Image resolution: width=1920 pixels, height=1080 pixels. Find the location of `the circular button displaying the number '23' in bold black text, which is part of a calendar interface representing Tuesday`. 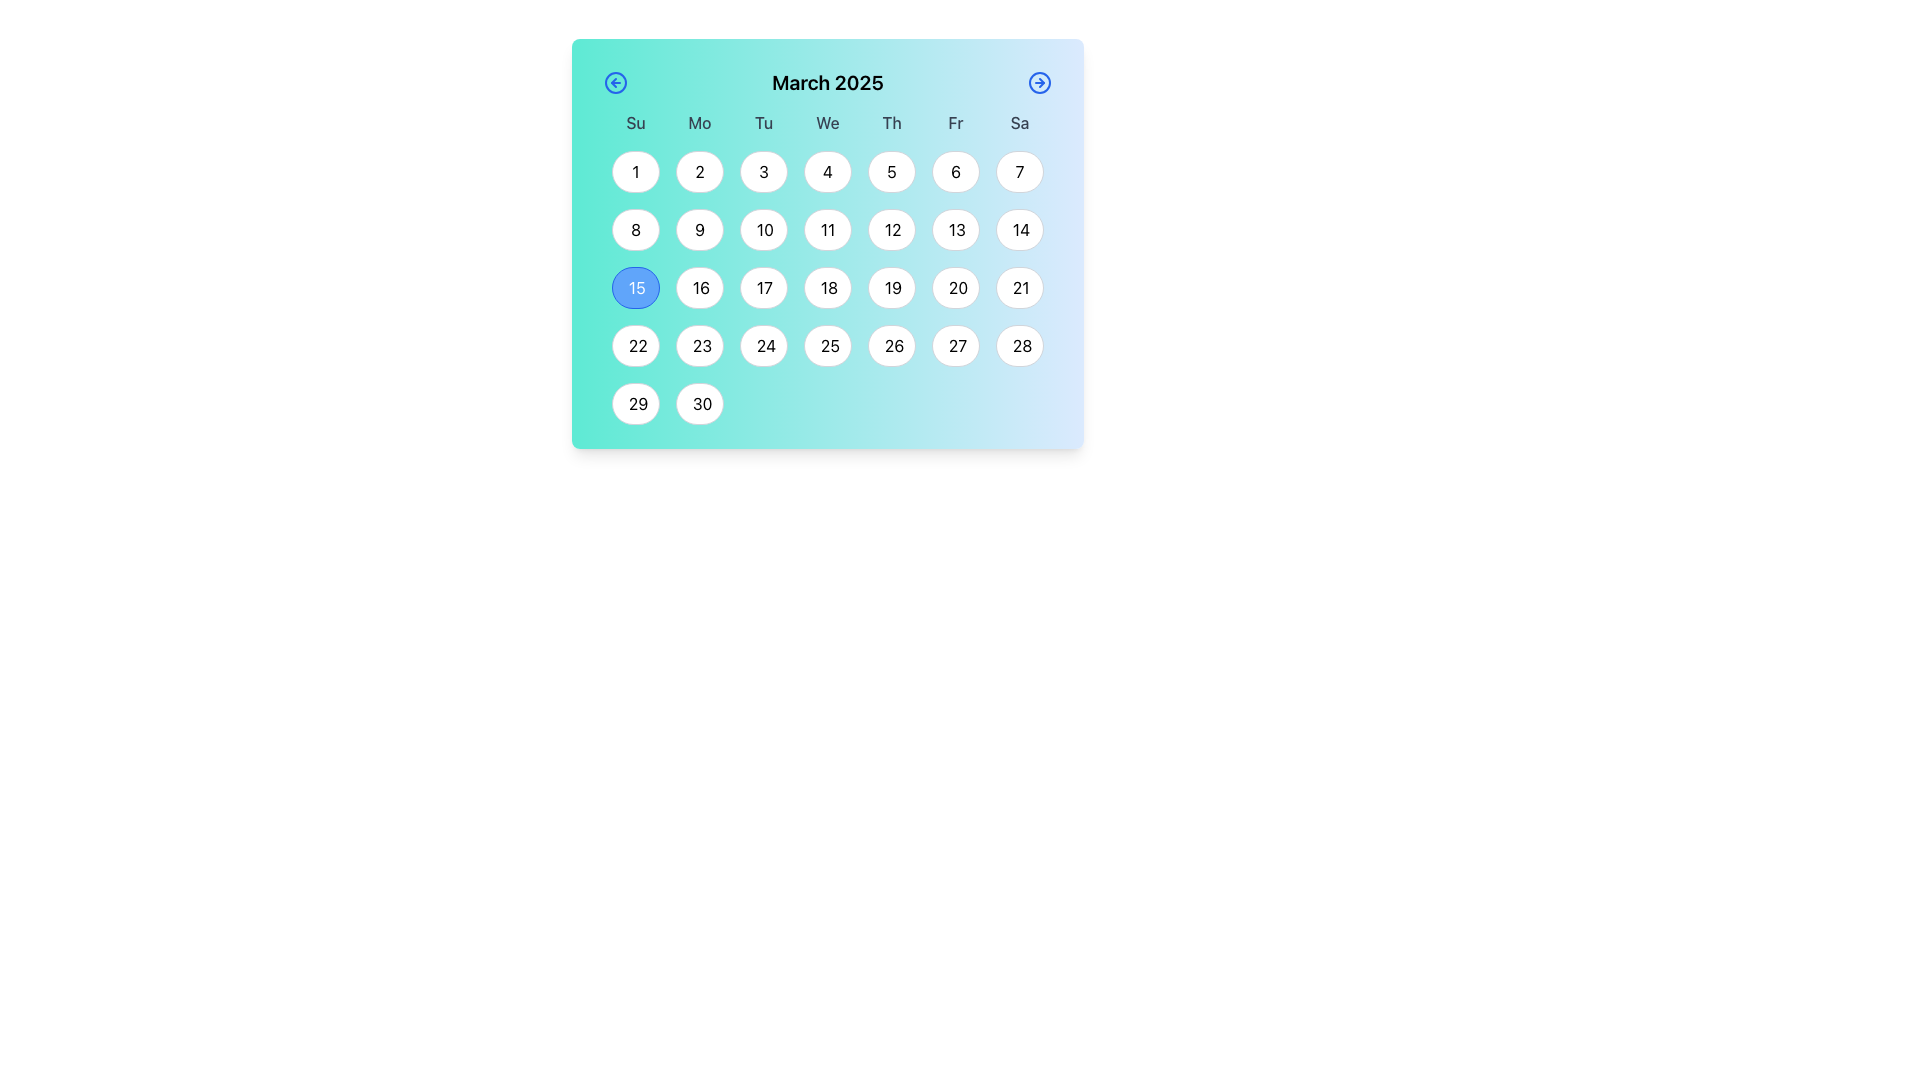

the circular button displaying the number '23' in bold black text, which is part of a calendar interface representing Tuesday is located at coordinates (700, 345).